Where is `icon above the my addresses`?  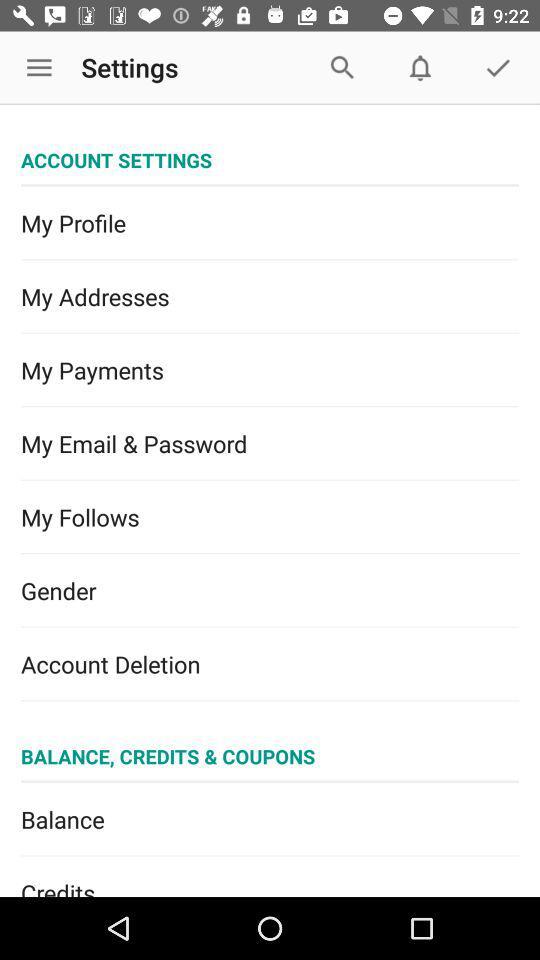
icon above the my addresses is located at coordinates (270, 223).